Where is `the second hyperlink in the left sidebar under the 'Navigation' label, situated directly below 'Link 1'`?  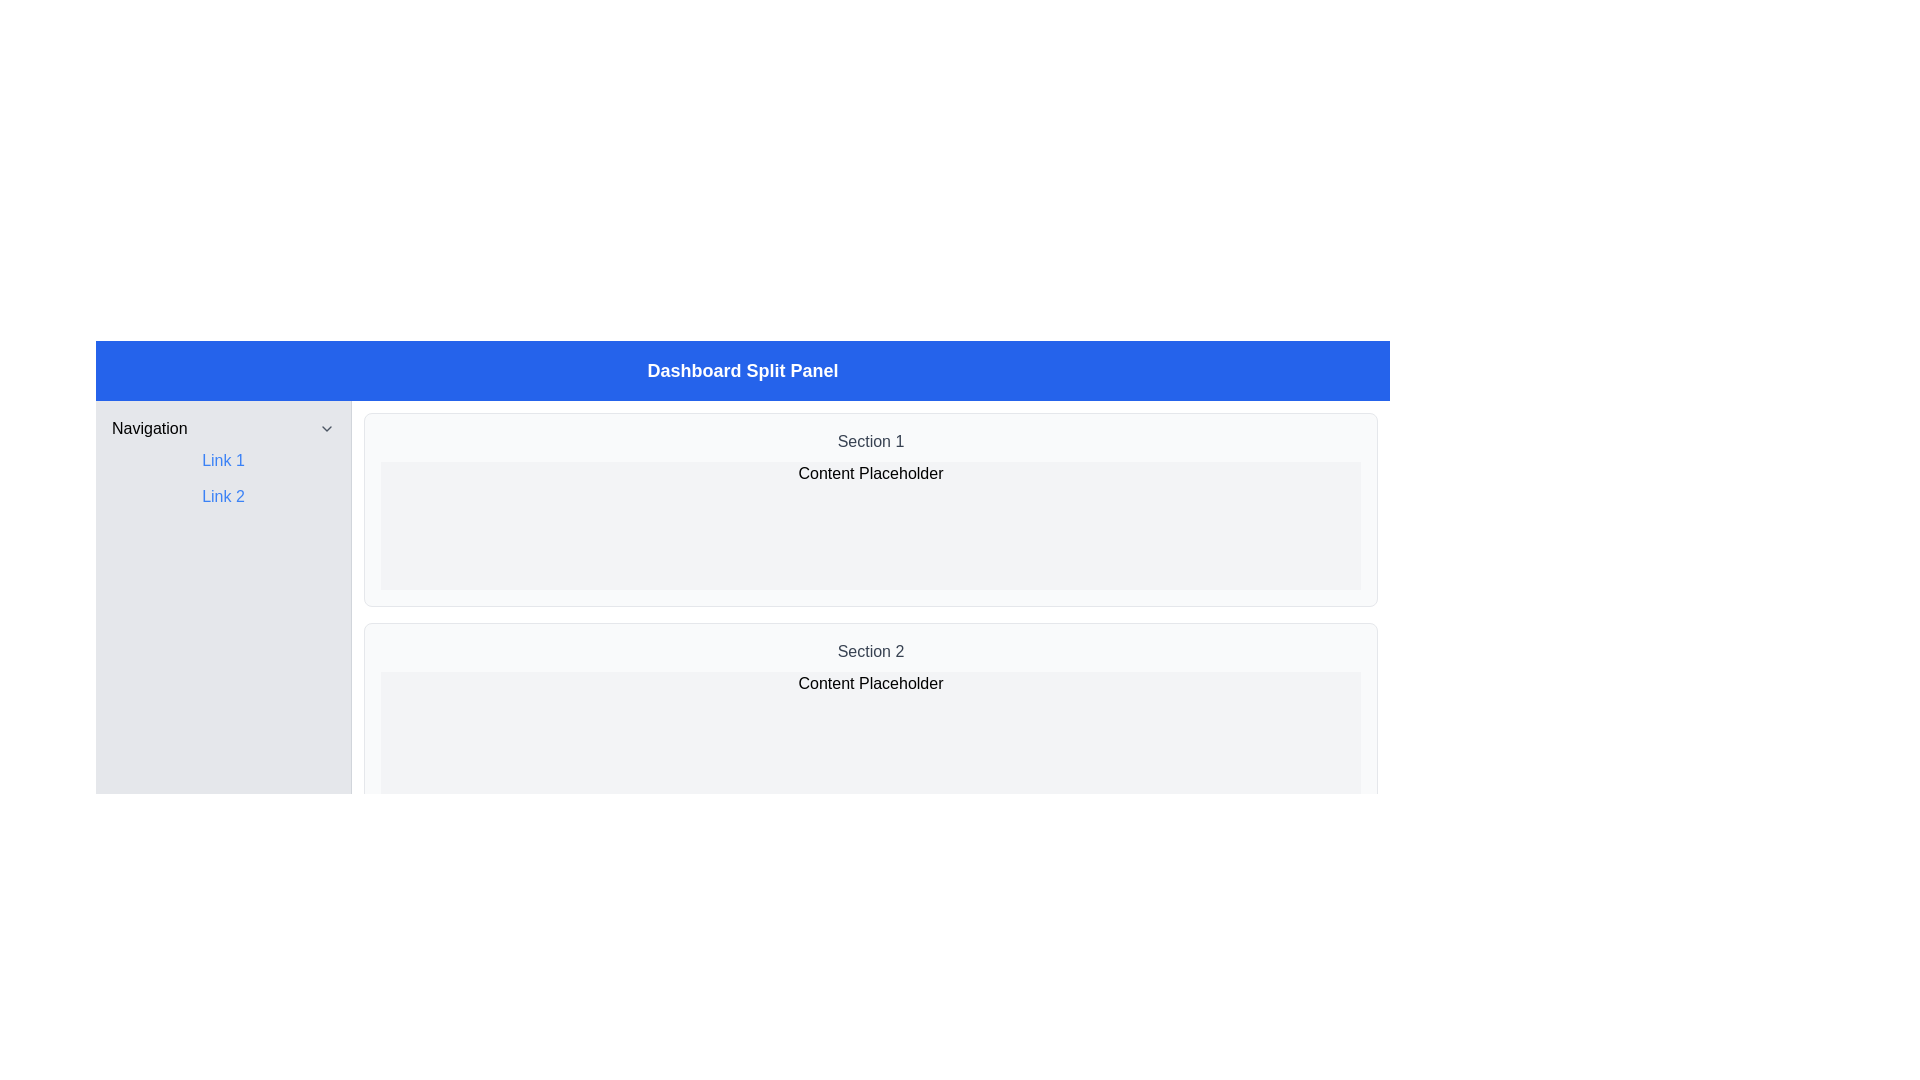 the second hyperlink in the left sidebar under the 'Navigation' label, situated directly below 'Link 1' is located at coordinates (223, 496).